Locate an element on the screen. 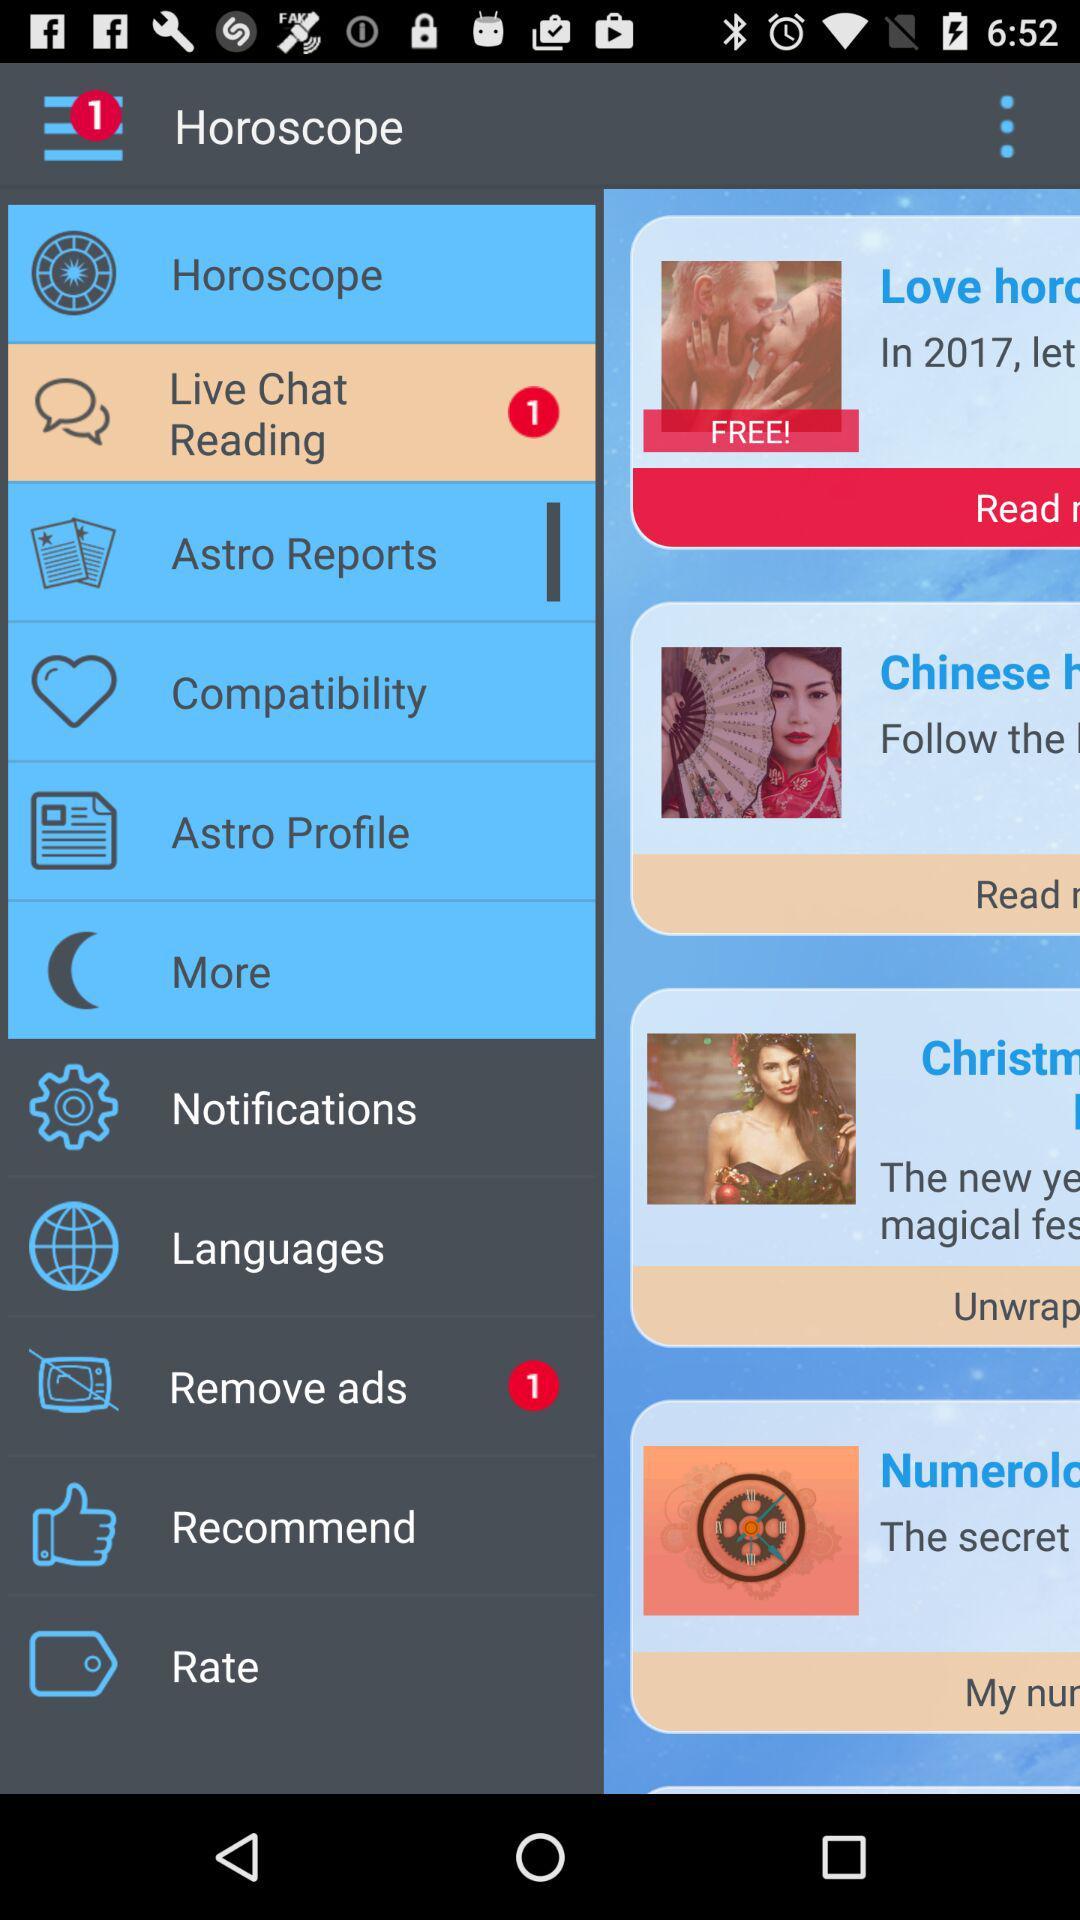 This screenshot has width=1080, height=1920. follow the light is located at coordinates (978, 735).